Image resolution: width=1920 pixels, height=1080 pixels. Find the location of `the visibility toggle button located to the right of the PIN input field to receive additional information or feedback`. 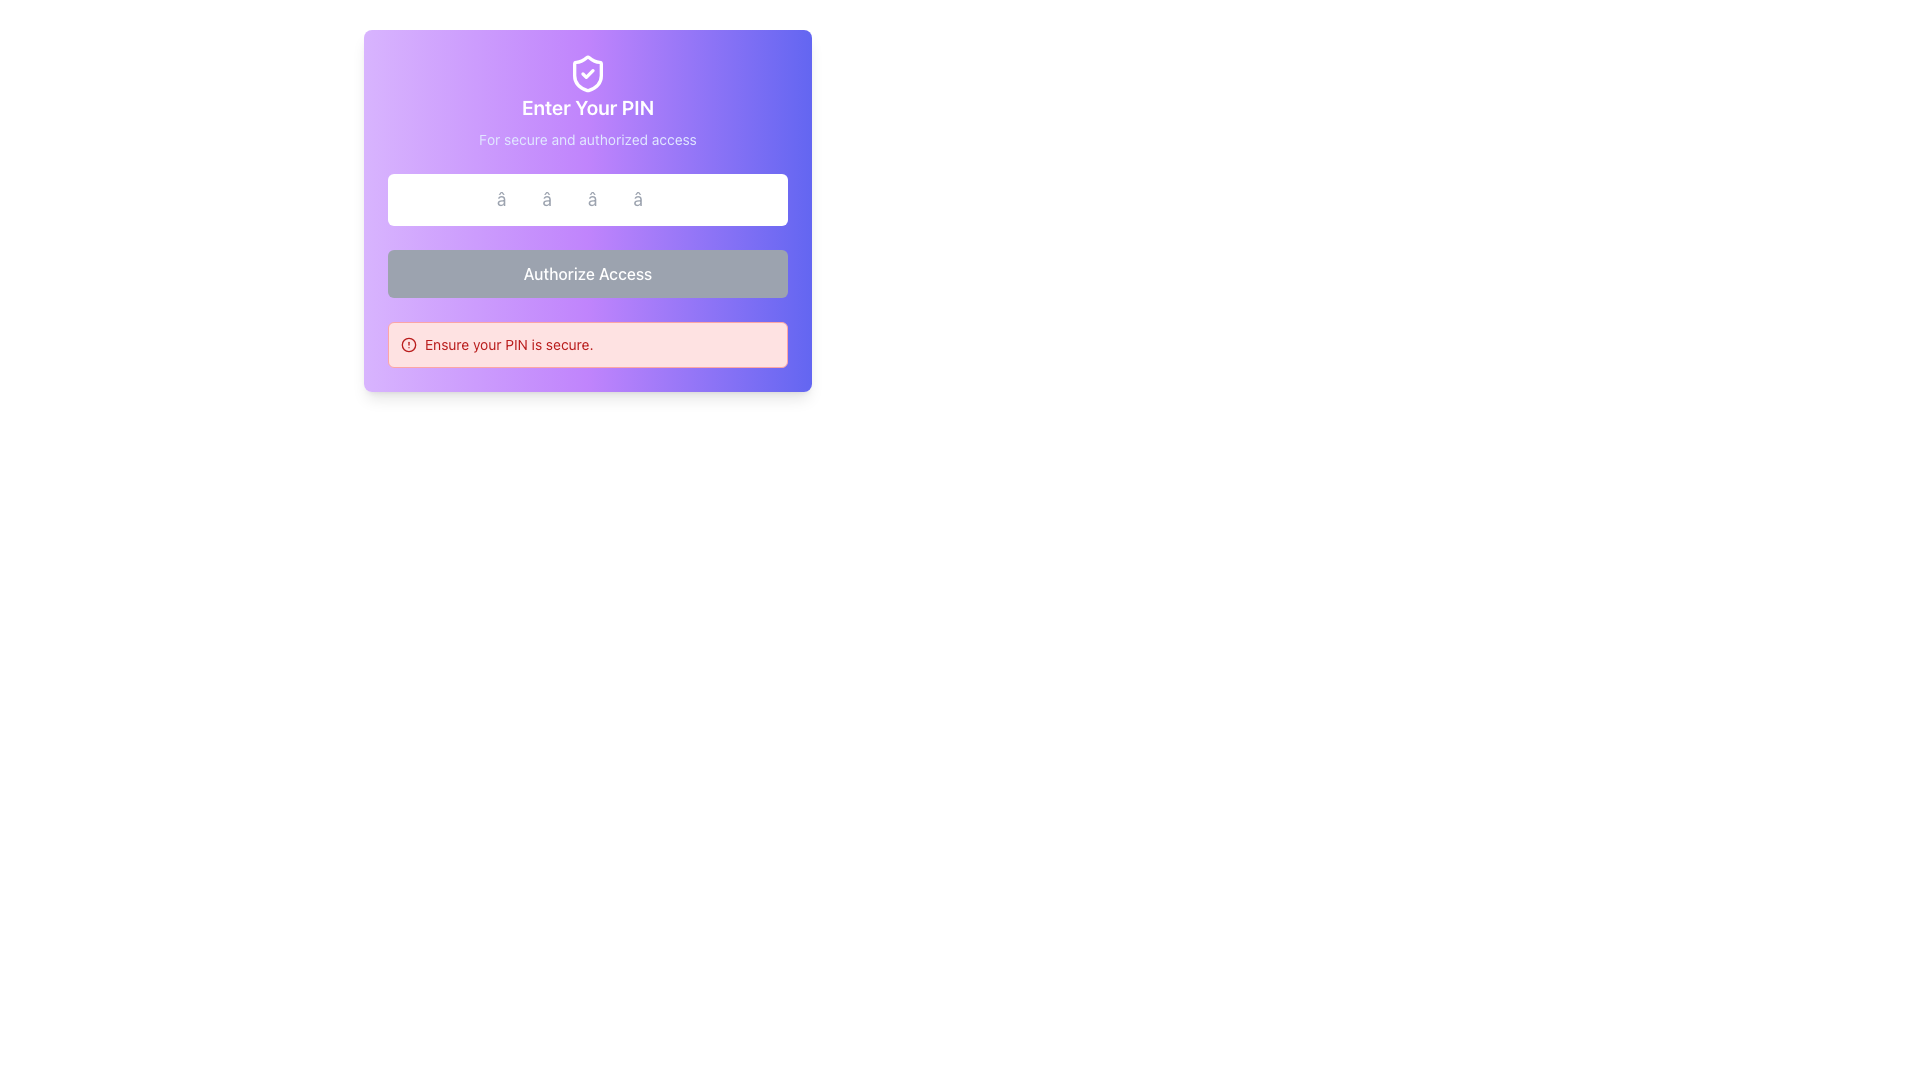

the visibility toggle button located to the right of the PIN input field to receive additional information or feedback is located at coordinates (765, 200).